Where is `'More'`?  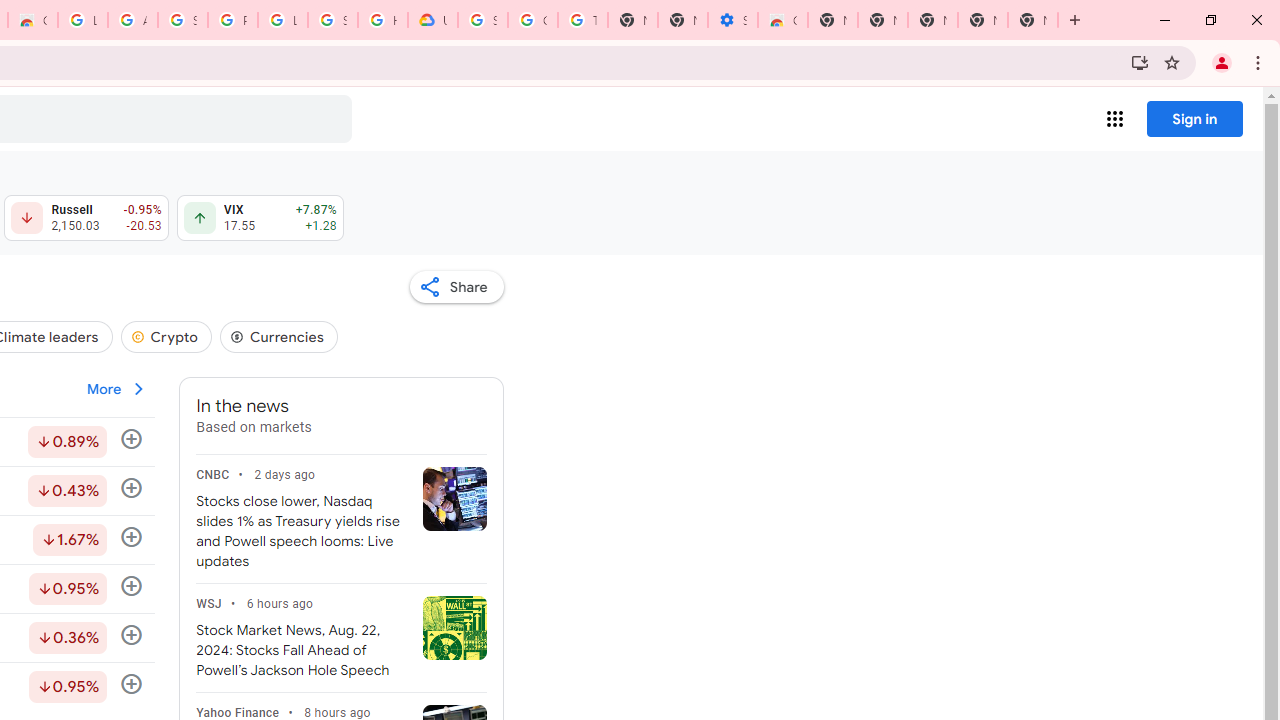
'More' is located at coordinates (116, 389).